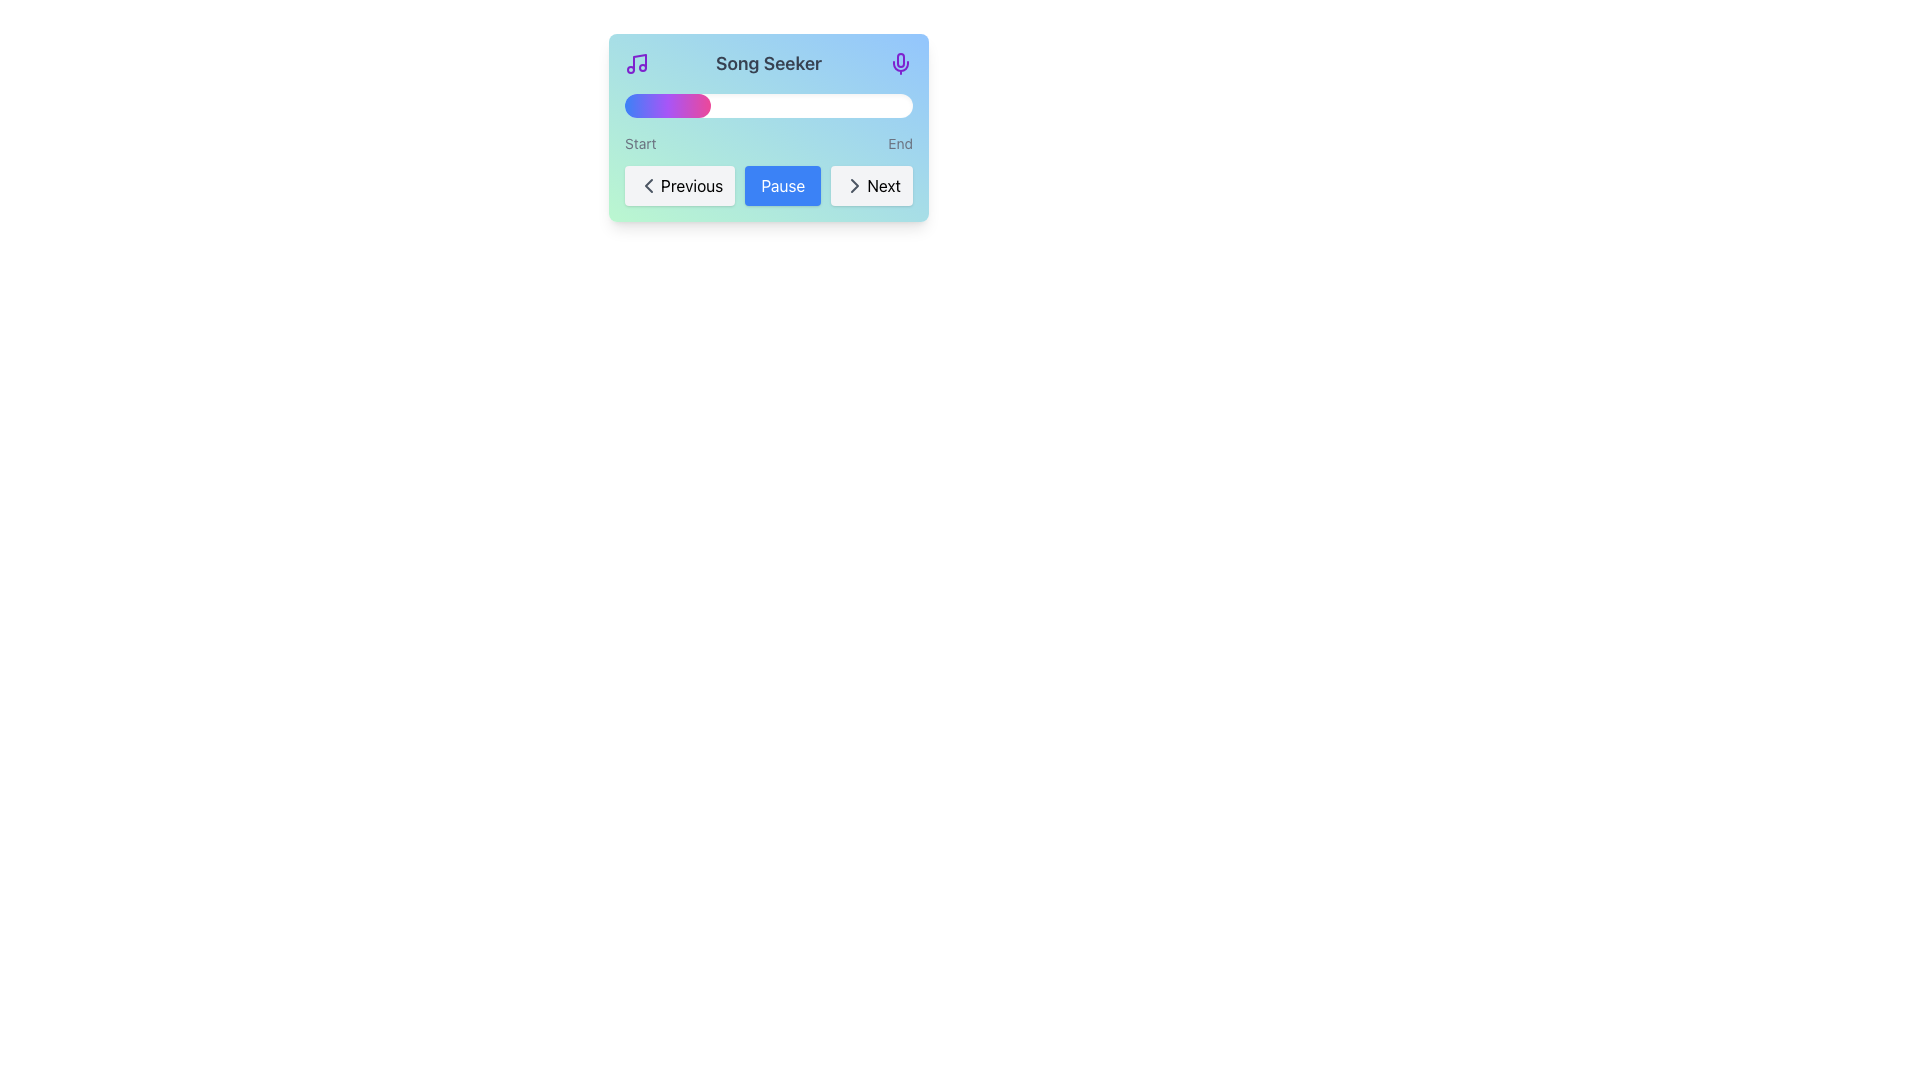  Describe the element at coordinates (900, 59) in the screenshot. I see `the microphone icon sub-component located in the upper-right corner of the card interface` at that location.